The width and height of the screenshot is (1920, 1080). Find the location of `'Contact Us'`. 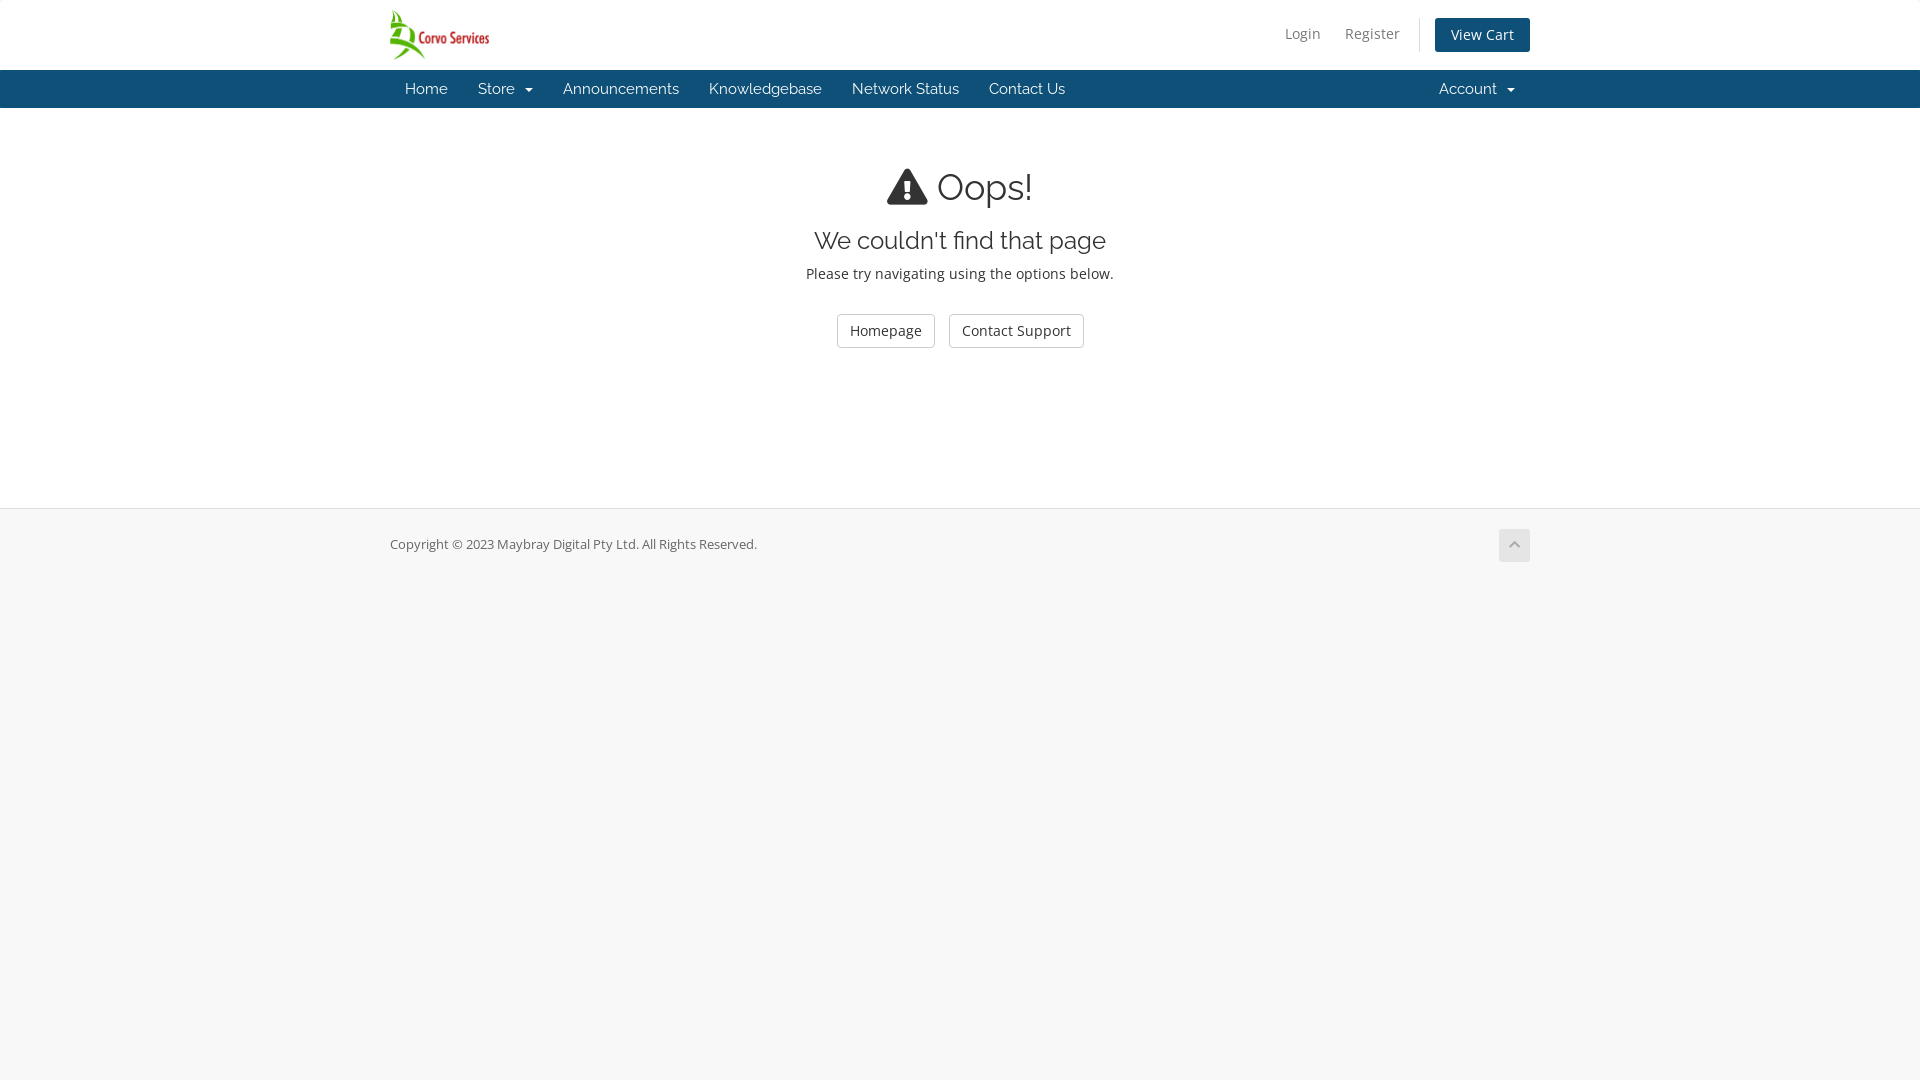

'Contact Us' is located at coordinates (1027, 87).